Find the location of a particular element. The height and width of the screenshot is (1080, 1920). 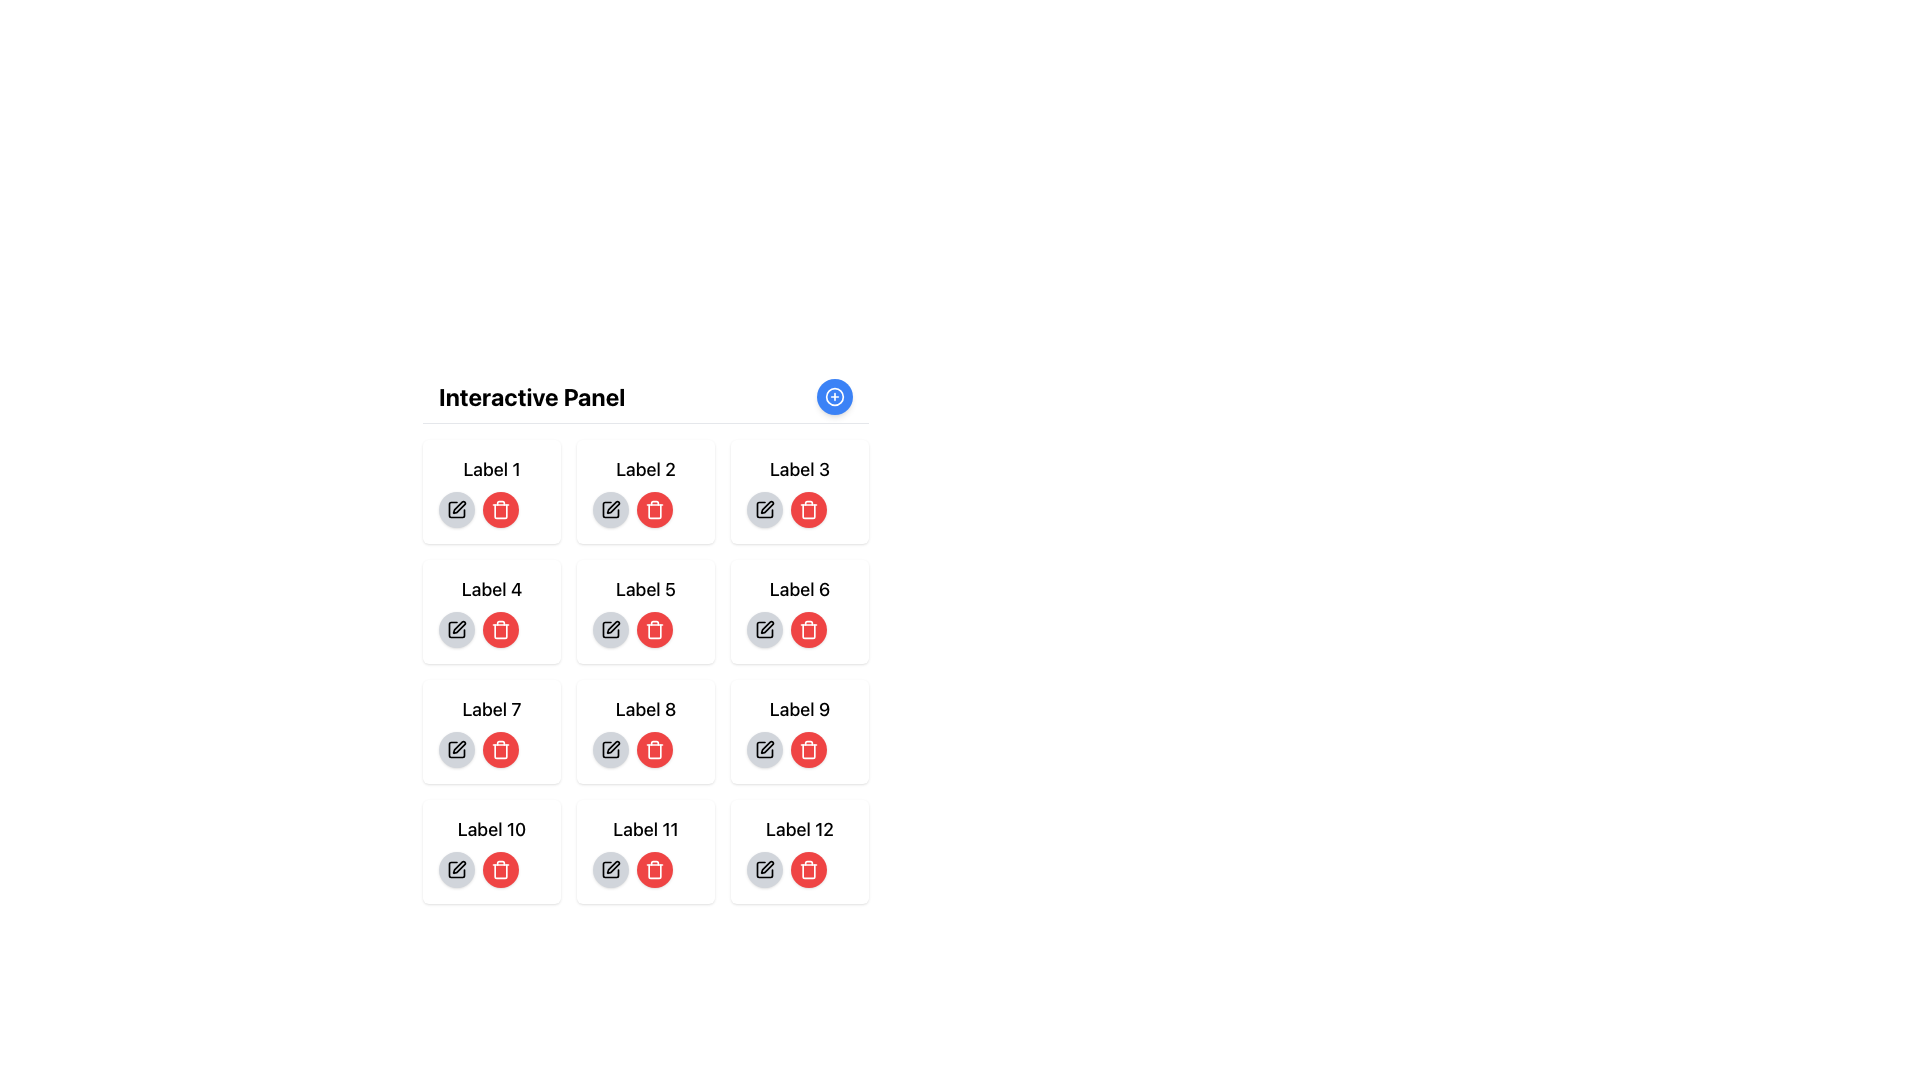

the dark gray diagonal pen icon button in the Interactive Panel, located in the fourth row and the second column is located at coordinates (612, 747).